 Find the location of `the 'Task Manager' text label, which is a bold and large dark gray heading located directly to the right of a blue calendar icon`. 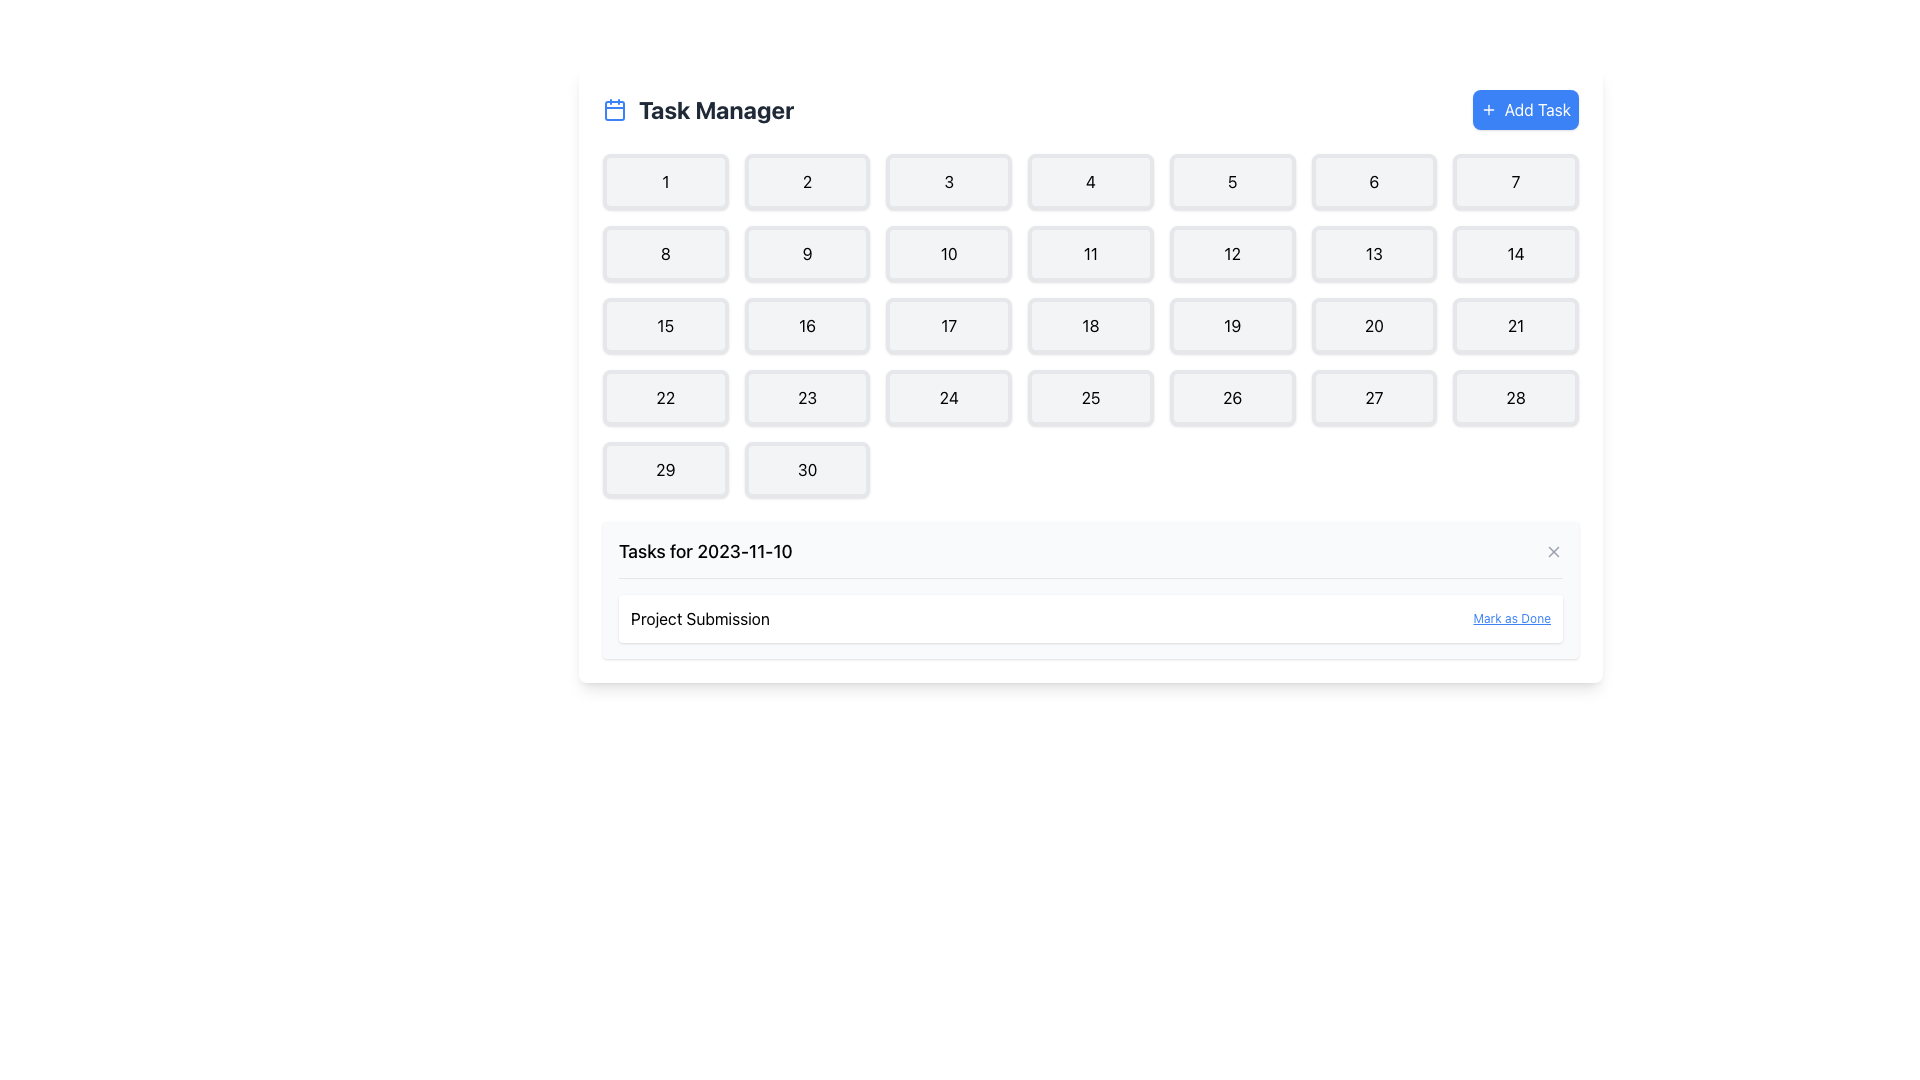

the 'Task Manager' text label, which is a bold and large dark gray heading located directly to the right of a blue calendar icon is located at coordinates (716, 110).